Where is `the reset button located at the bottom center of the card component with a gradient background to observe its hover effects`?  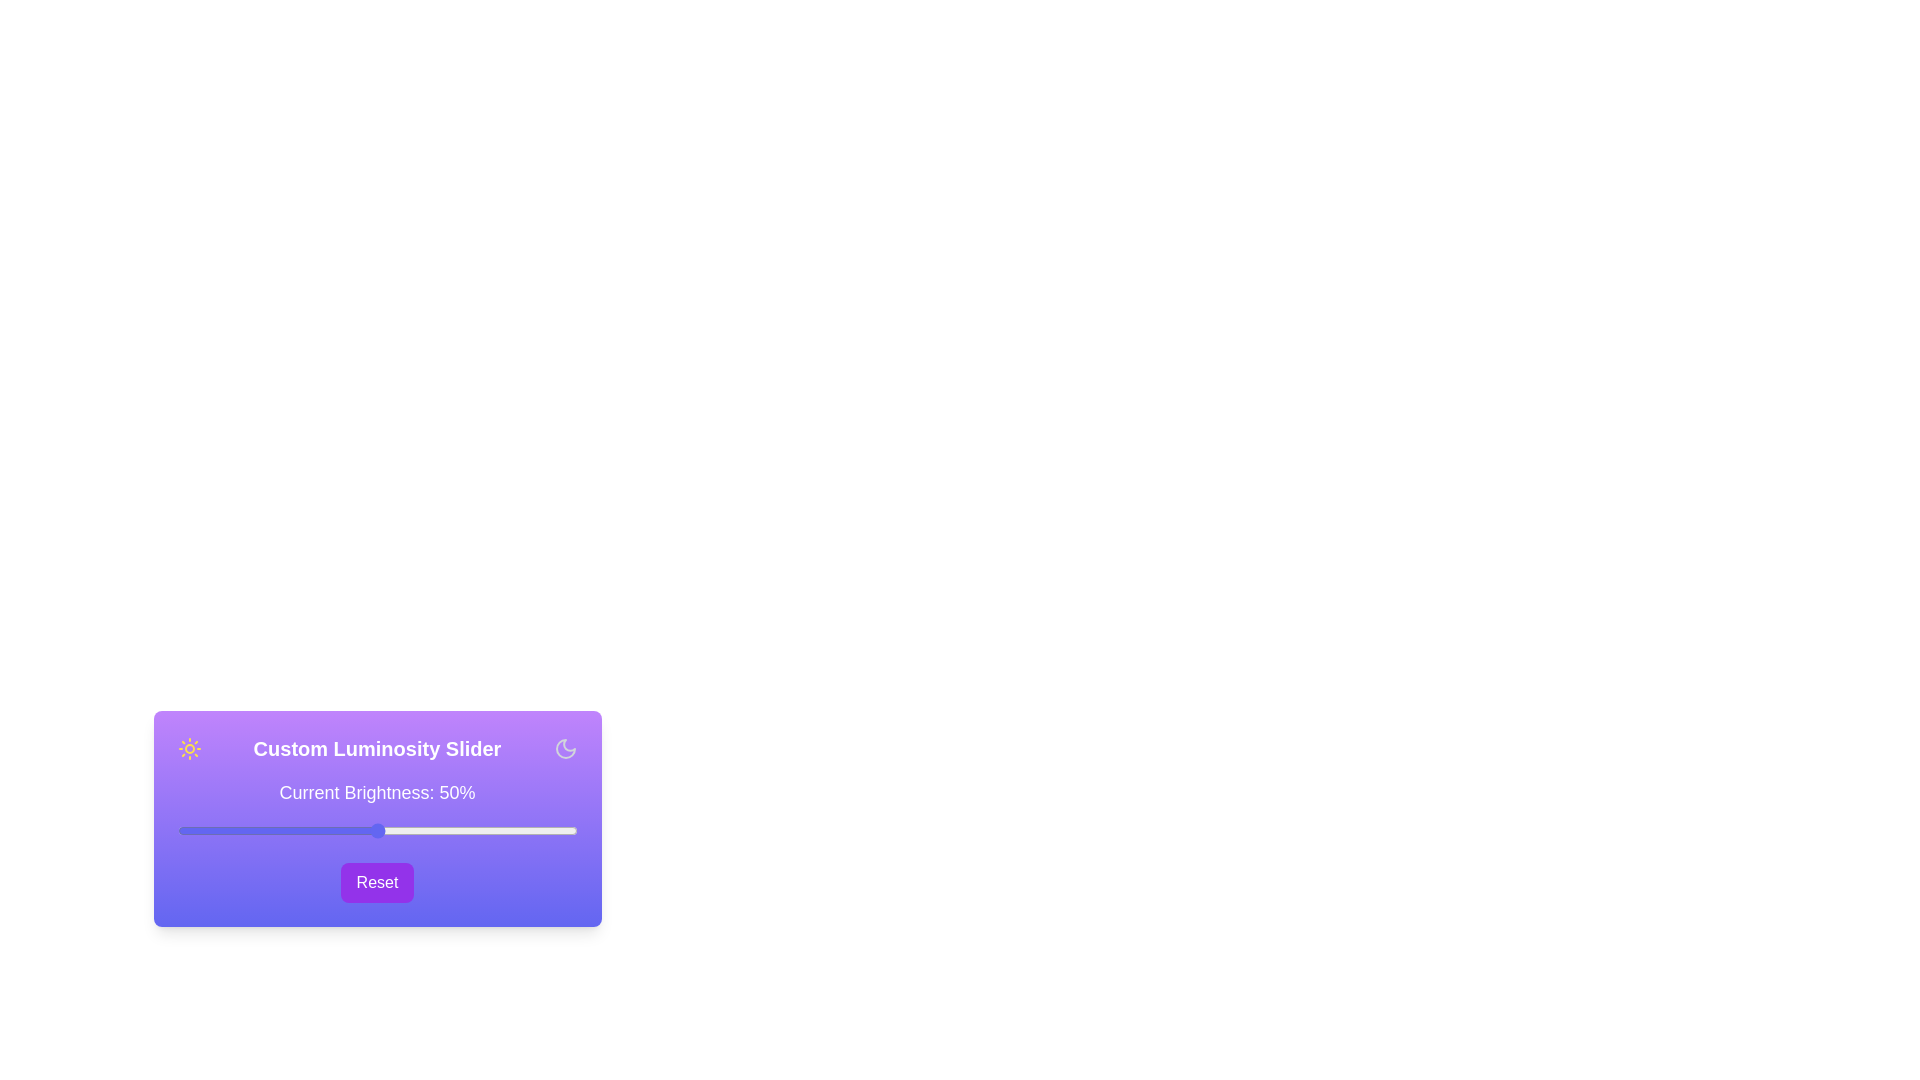
the reset button located at the bottom center of the card component with a gradient background to observe its hover effects is located at coordinates (377, 882).